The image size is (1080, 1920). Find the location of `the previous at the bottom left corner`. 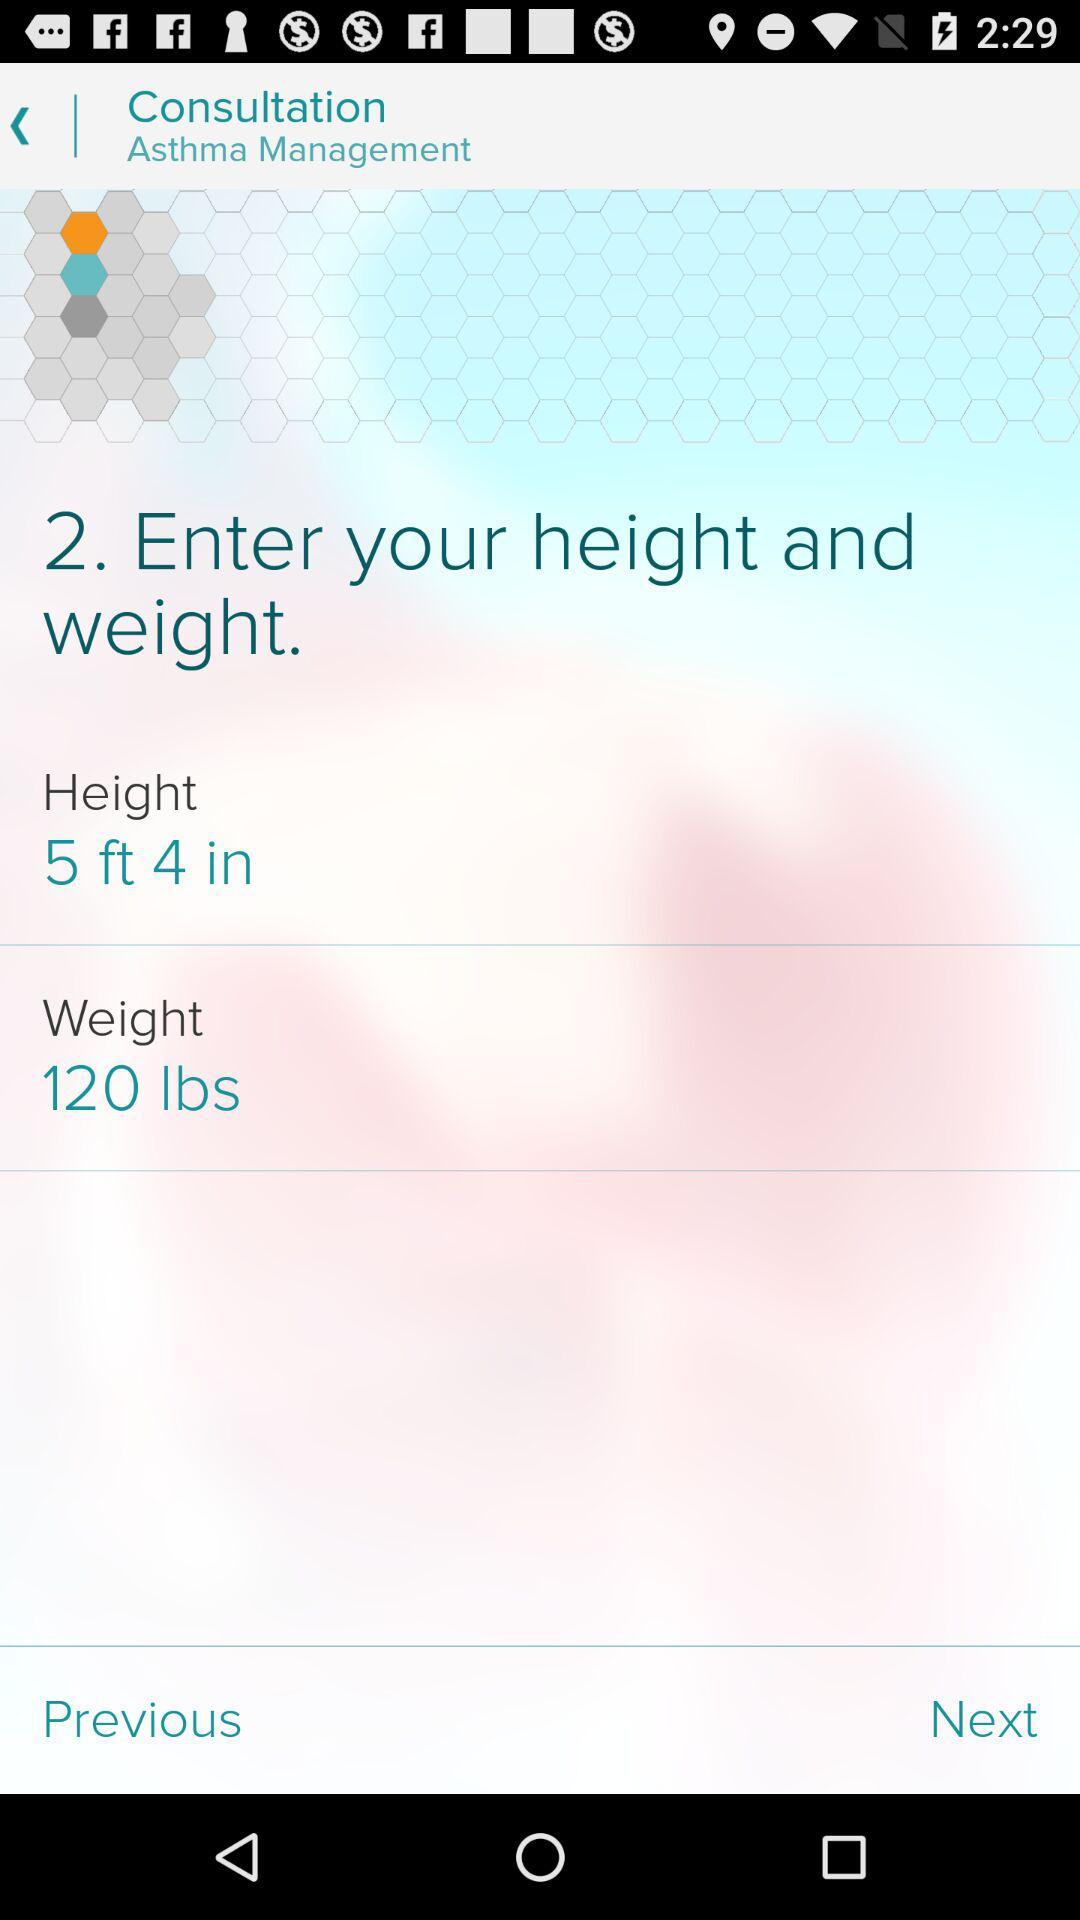

the previous at the bottom left corner is located at coordinates (270, 1719).